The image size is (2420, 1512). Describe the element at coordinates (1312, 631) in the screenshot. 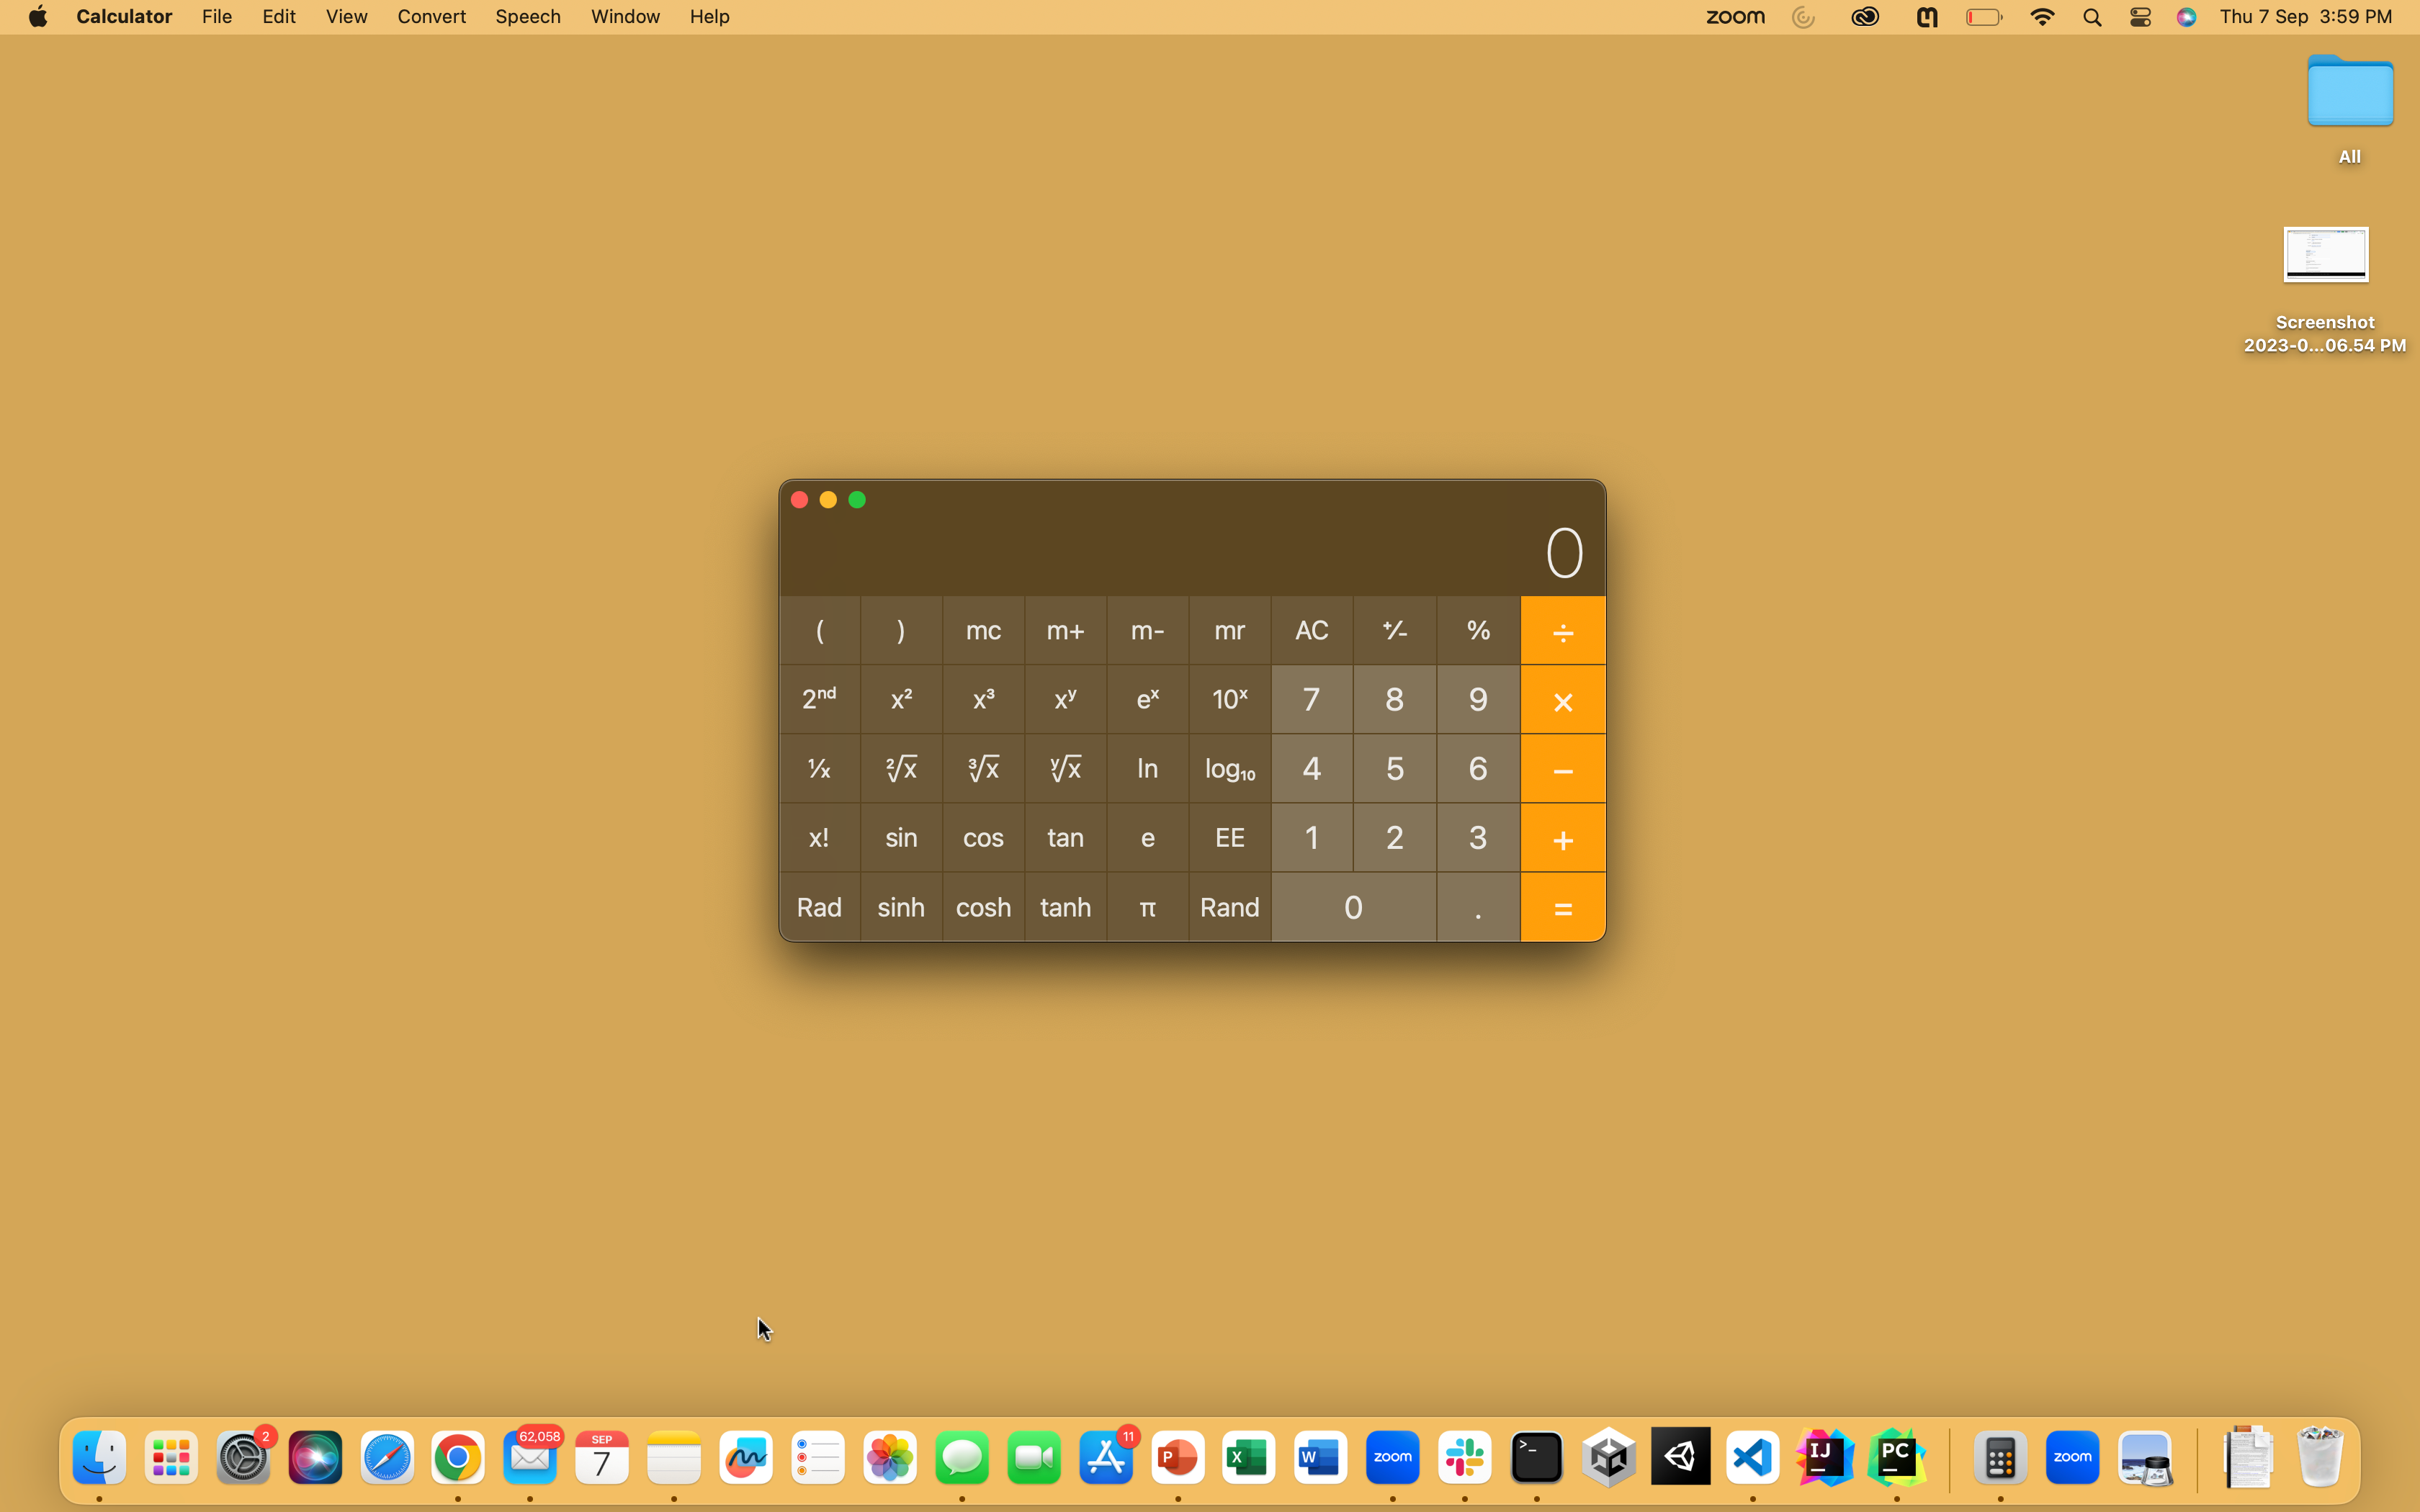

I see `Click AC to clear contents` at that location.